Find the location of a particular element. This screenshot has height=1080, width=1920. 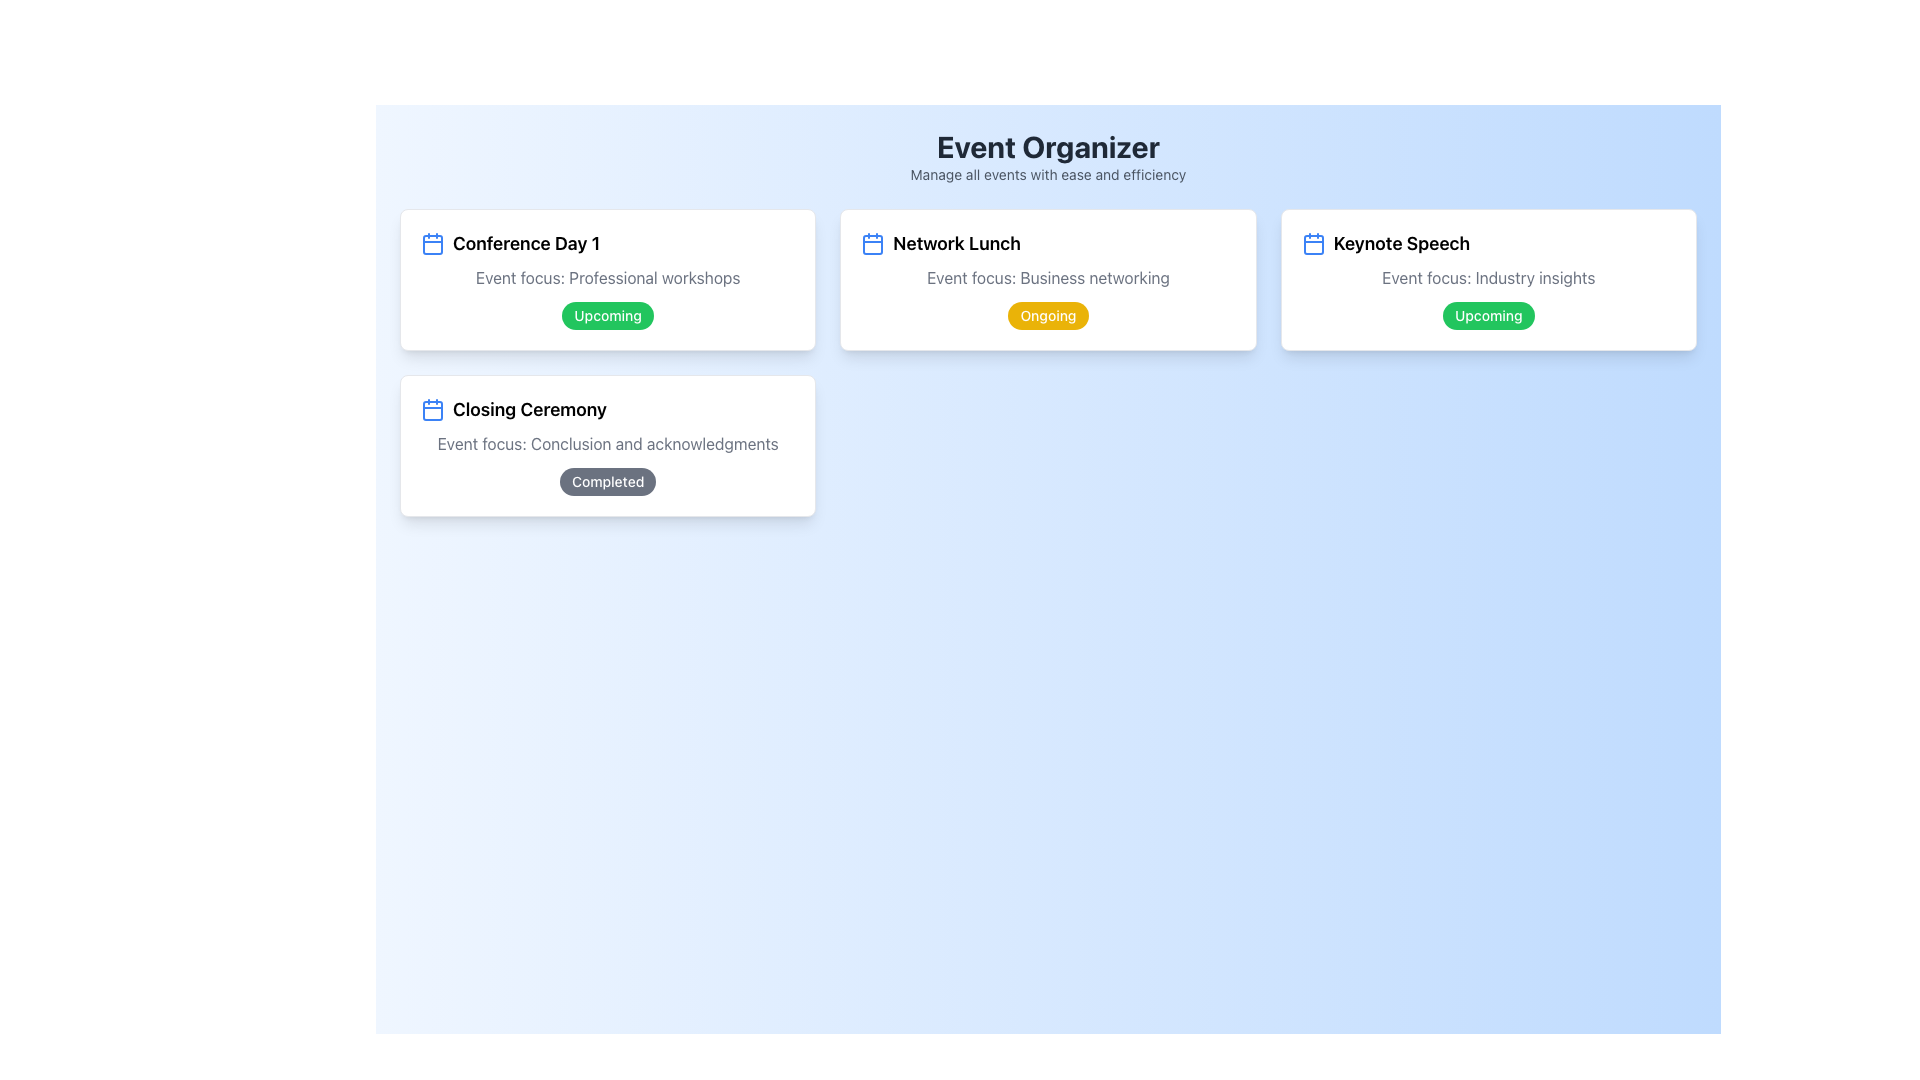

the event card located between the 'Conference Day 1' and 'Keynote Speech' cards in the scheduling application is located at coordinates (1047, 280).